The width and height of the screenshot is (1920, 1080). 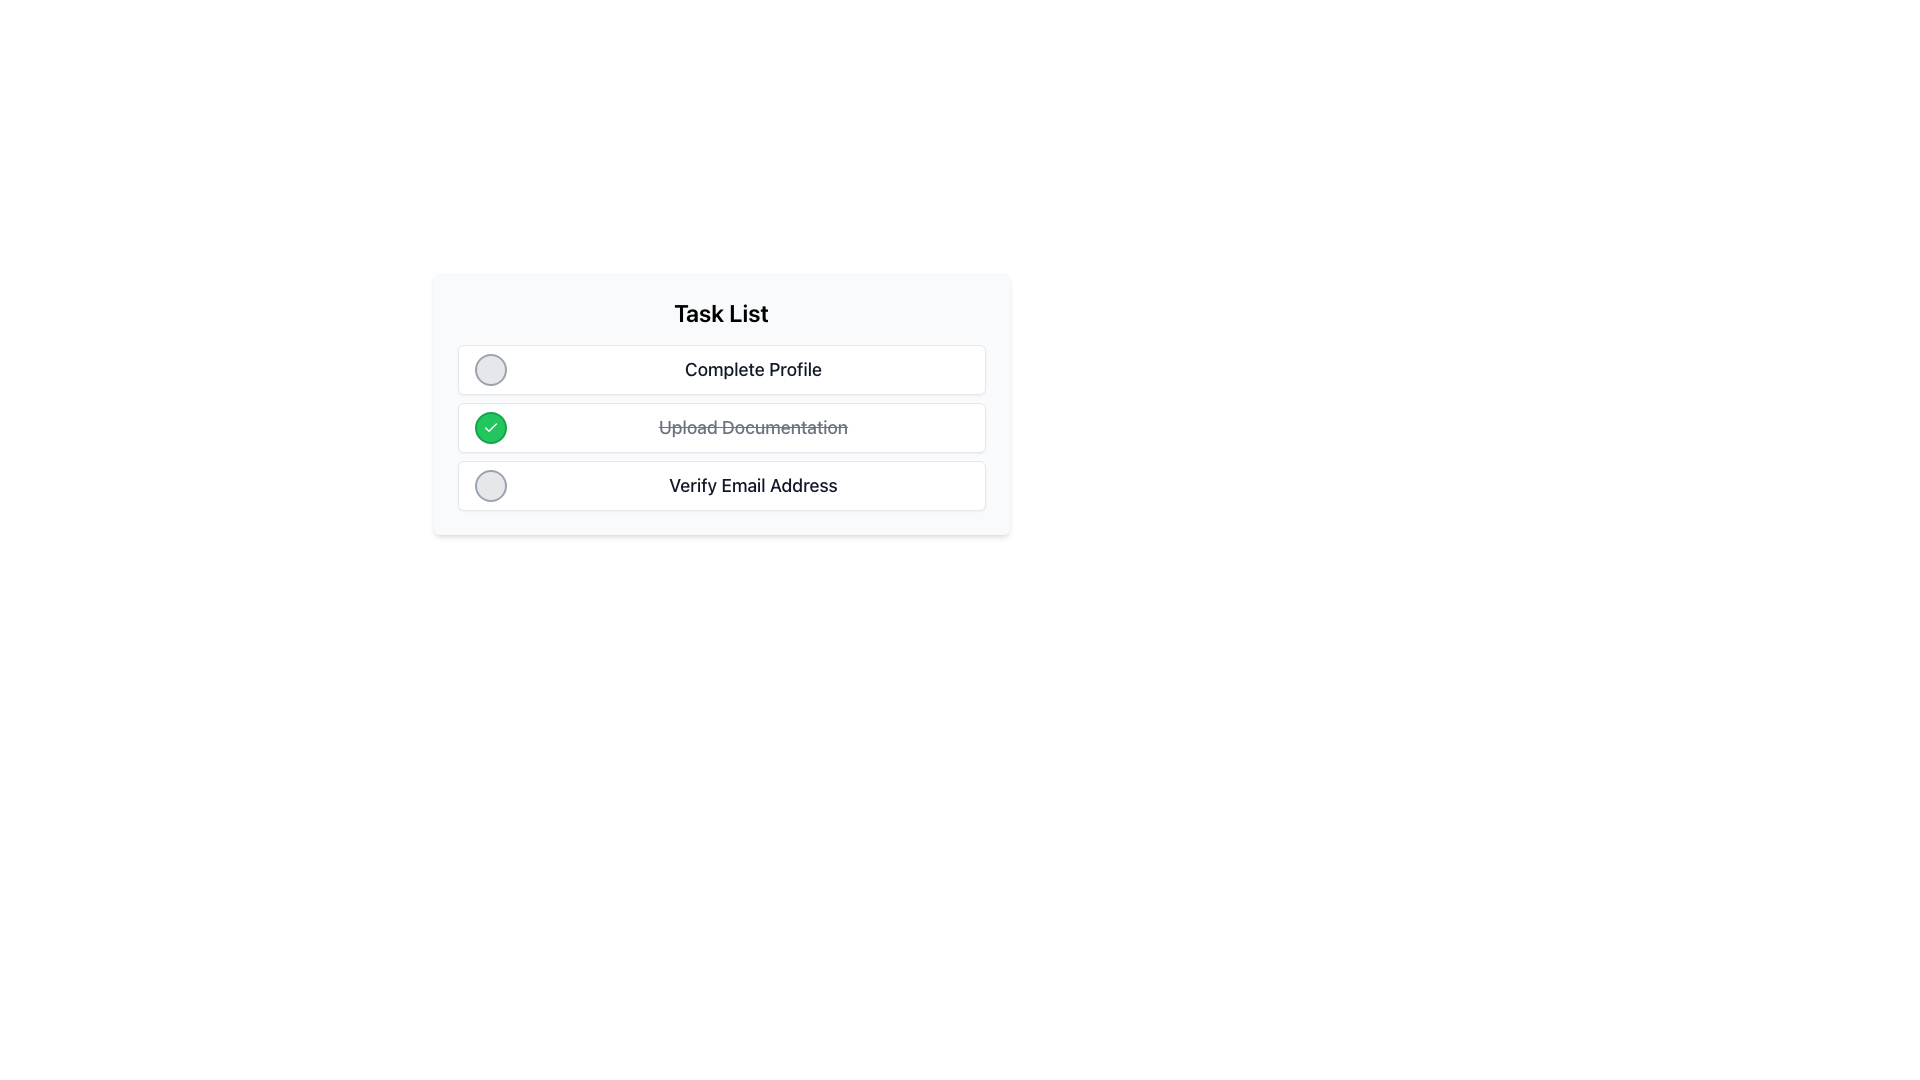 What do you see at coordinates (490, 486) in the screenshot?
I see `the circular button with a neutral gray background located to the left of 'Verify Email Address'` at bounding box center [490, 486].